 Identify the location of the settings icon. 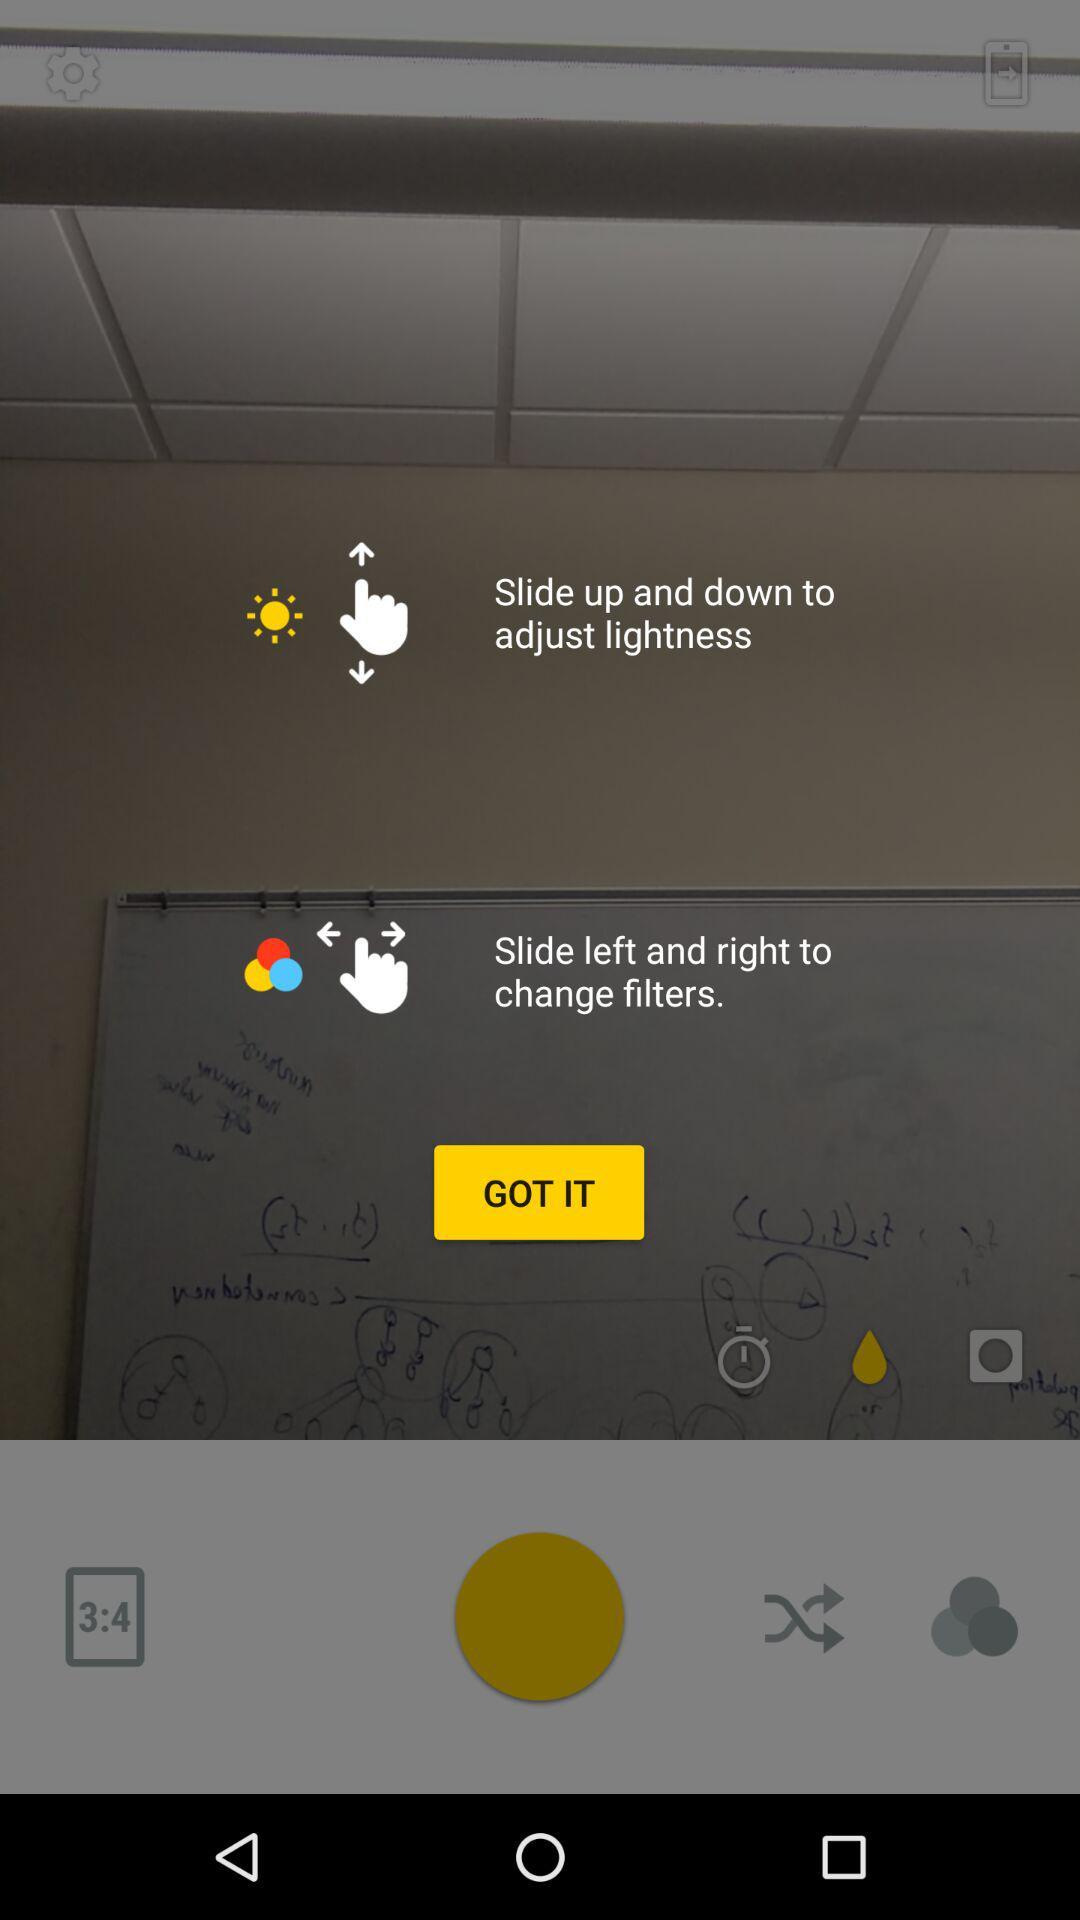
(72, 73).